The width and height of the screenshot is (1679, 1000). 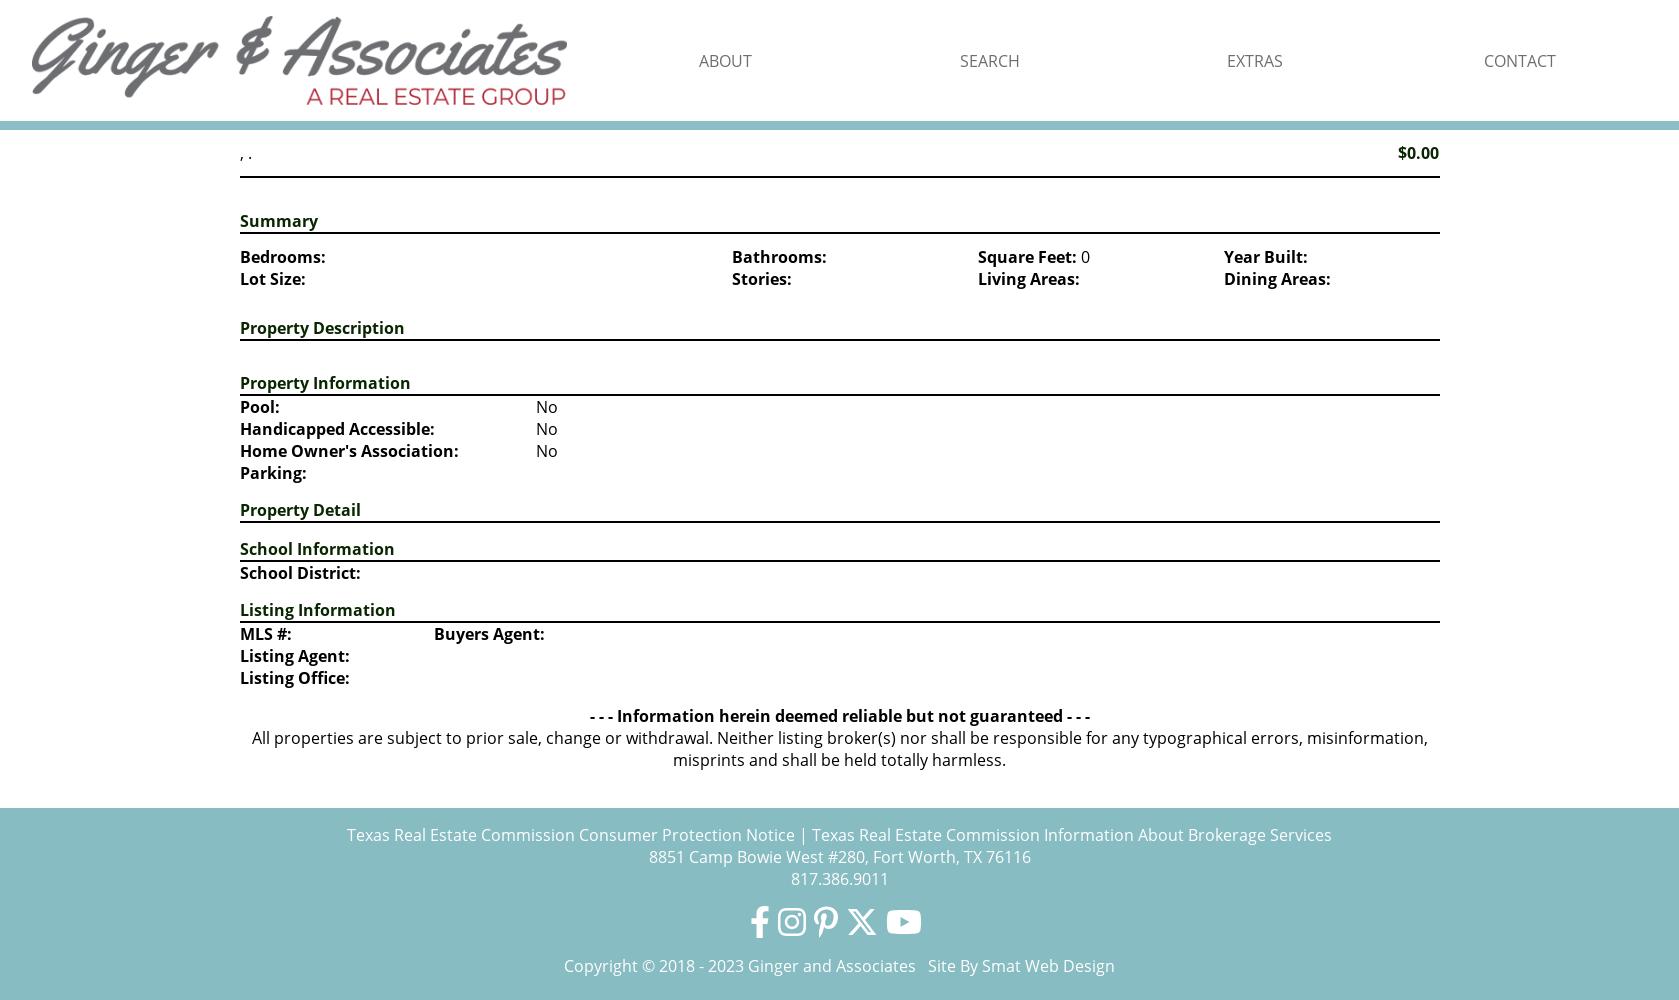 I want to click on '$0.00', so click(x=1396, y=153).